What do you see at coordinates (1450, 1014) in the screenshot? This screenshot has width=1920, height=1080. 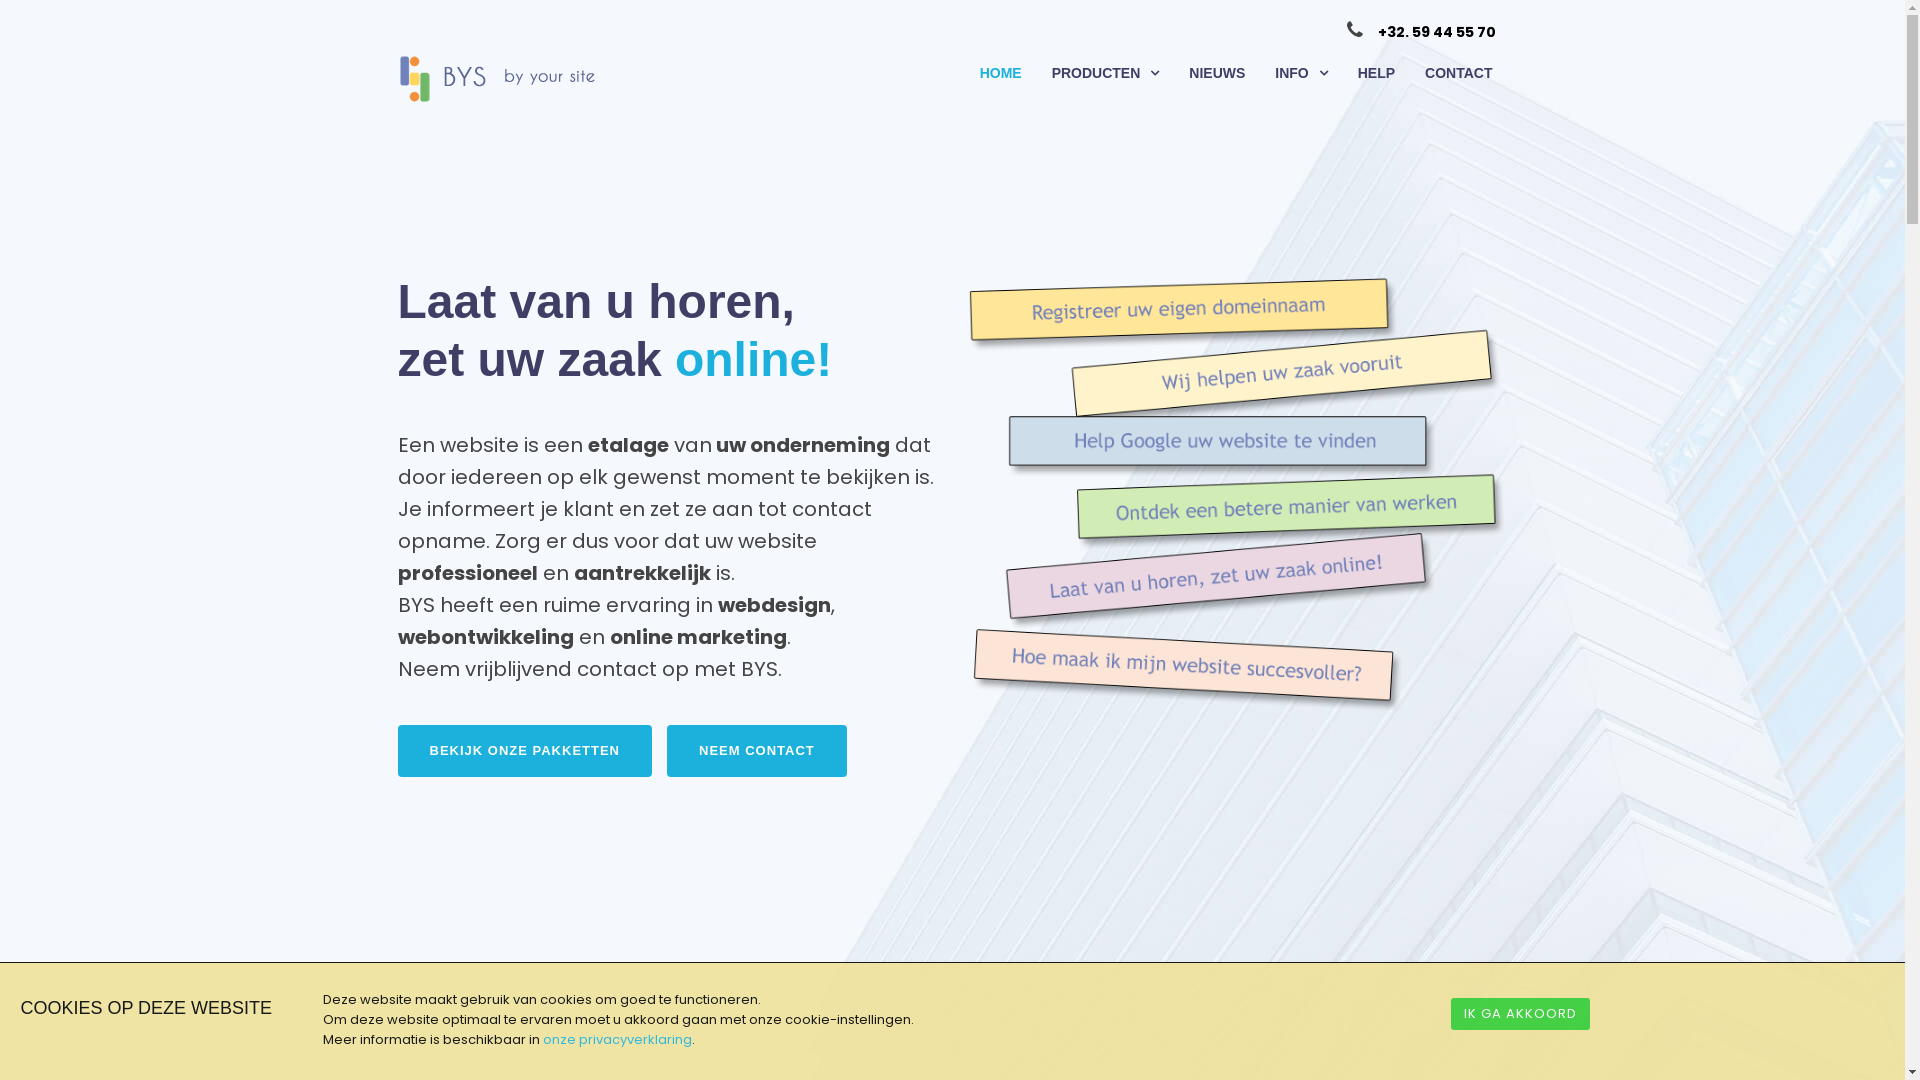 I see `'IK GA AKKOORD'` at bounding box center [1450, 1014].